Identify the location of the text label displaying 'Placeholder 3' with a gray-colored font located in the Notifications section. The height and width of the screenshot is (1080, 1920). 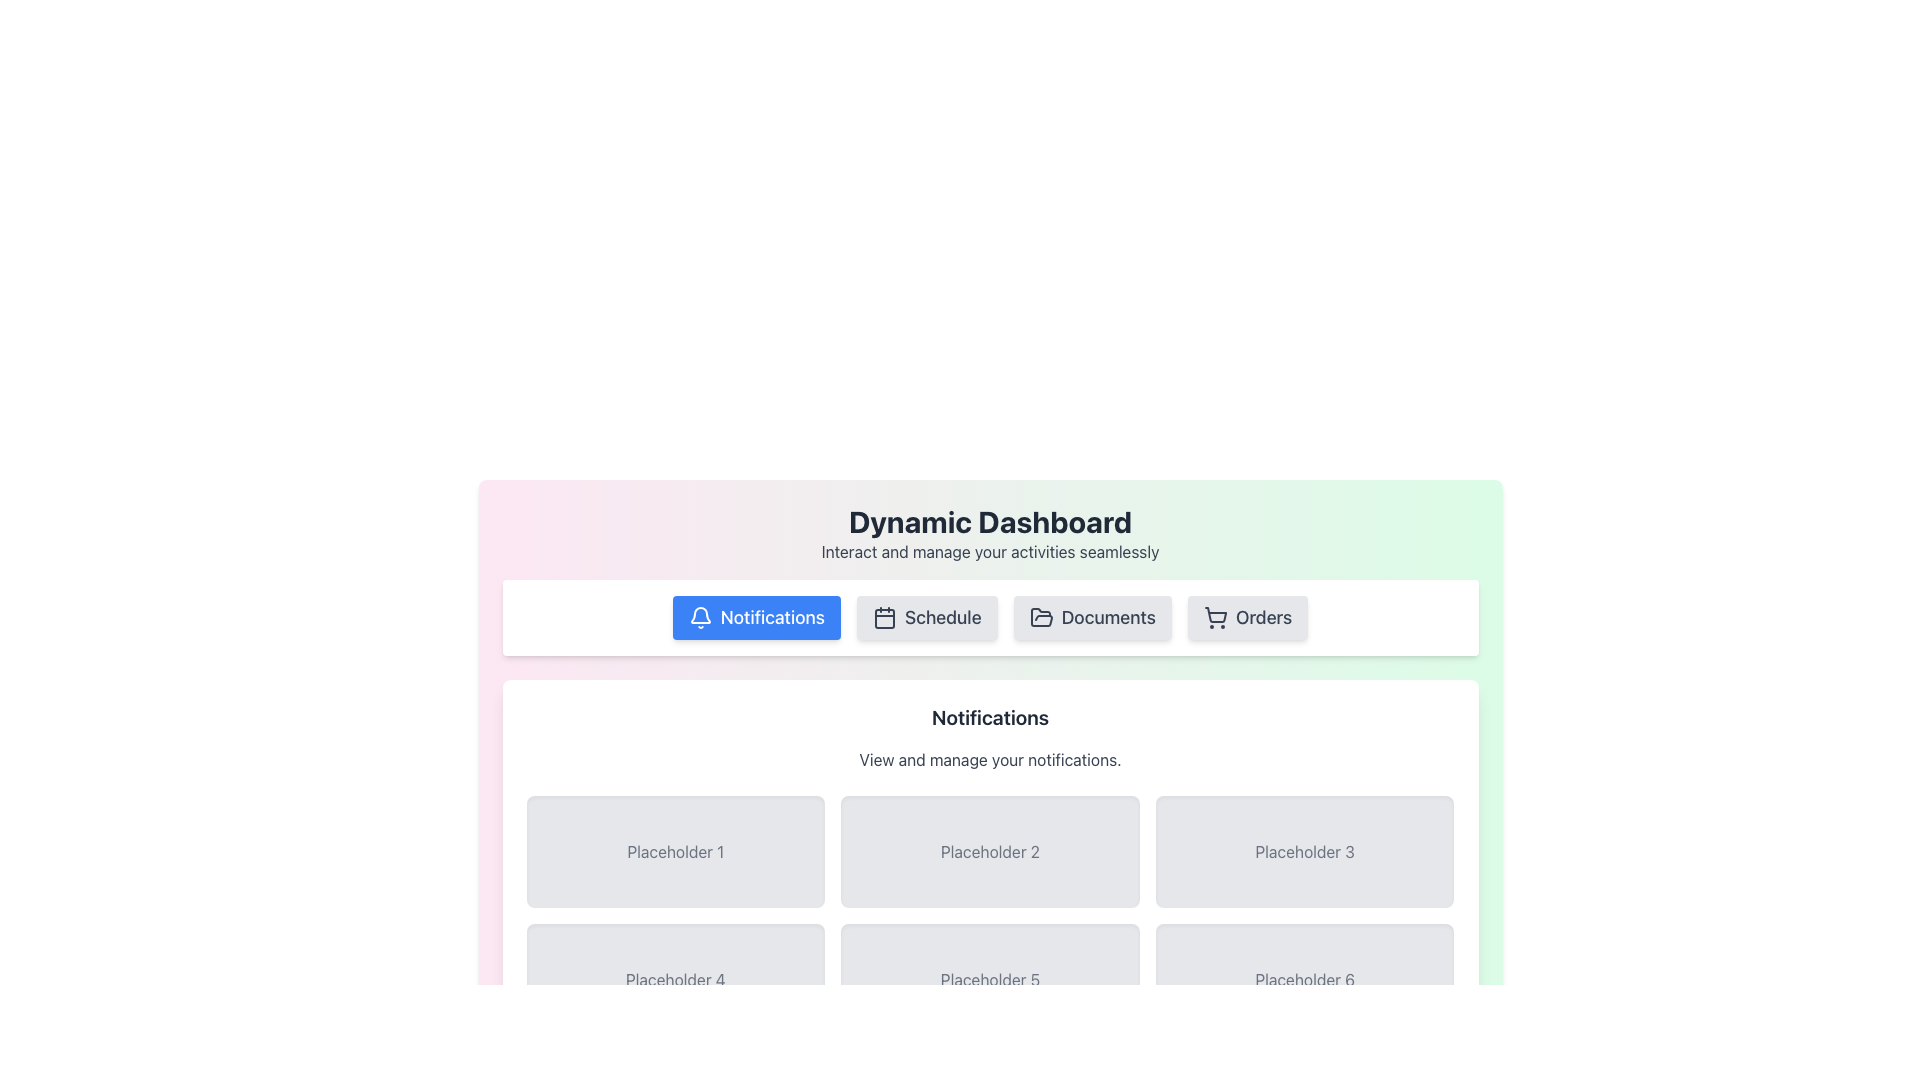
(1305, 852).